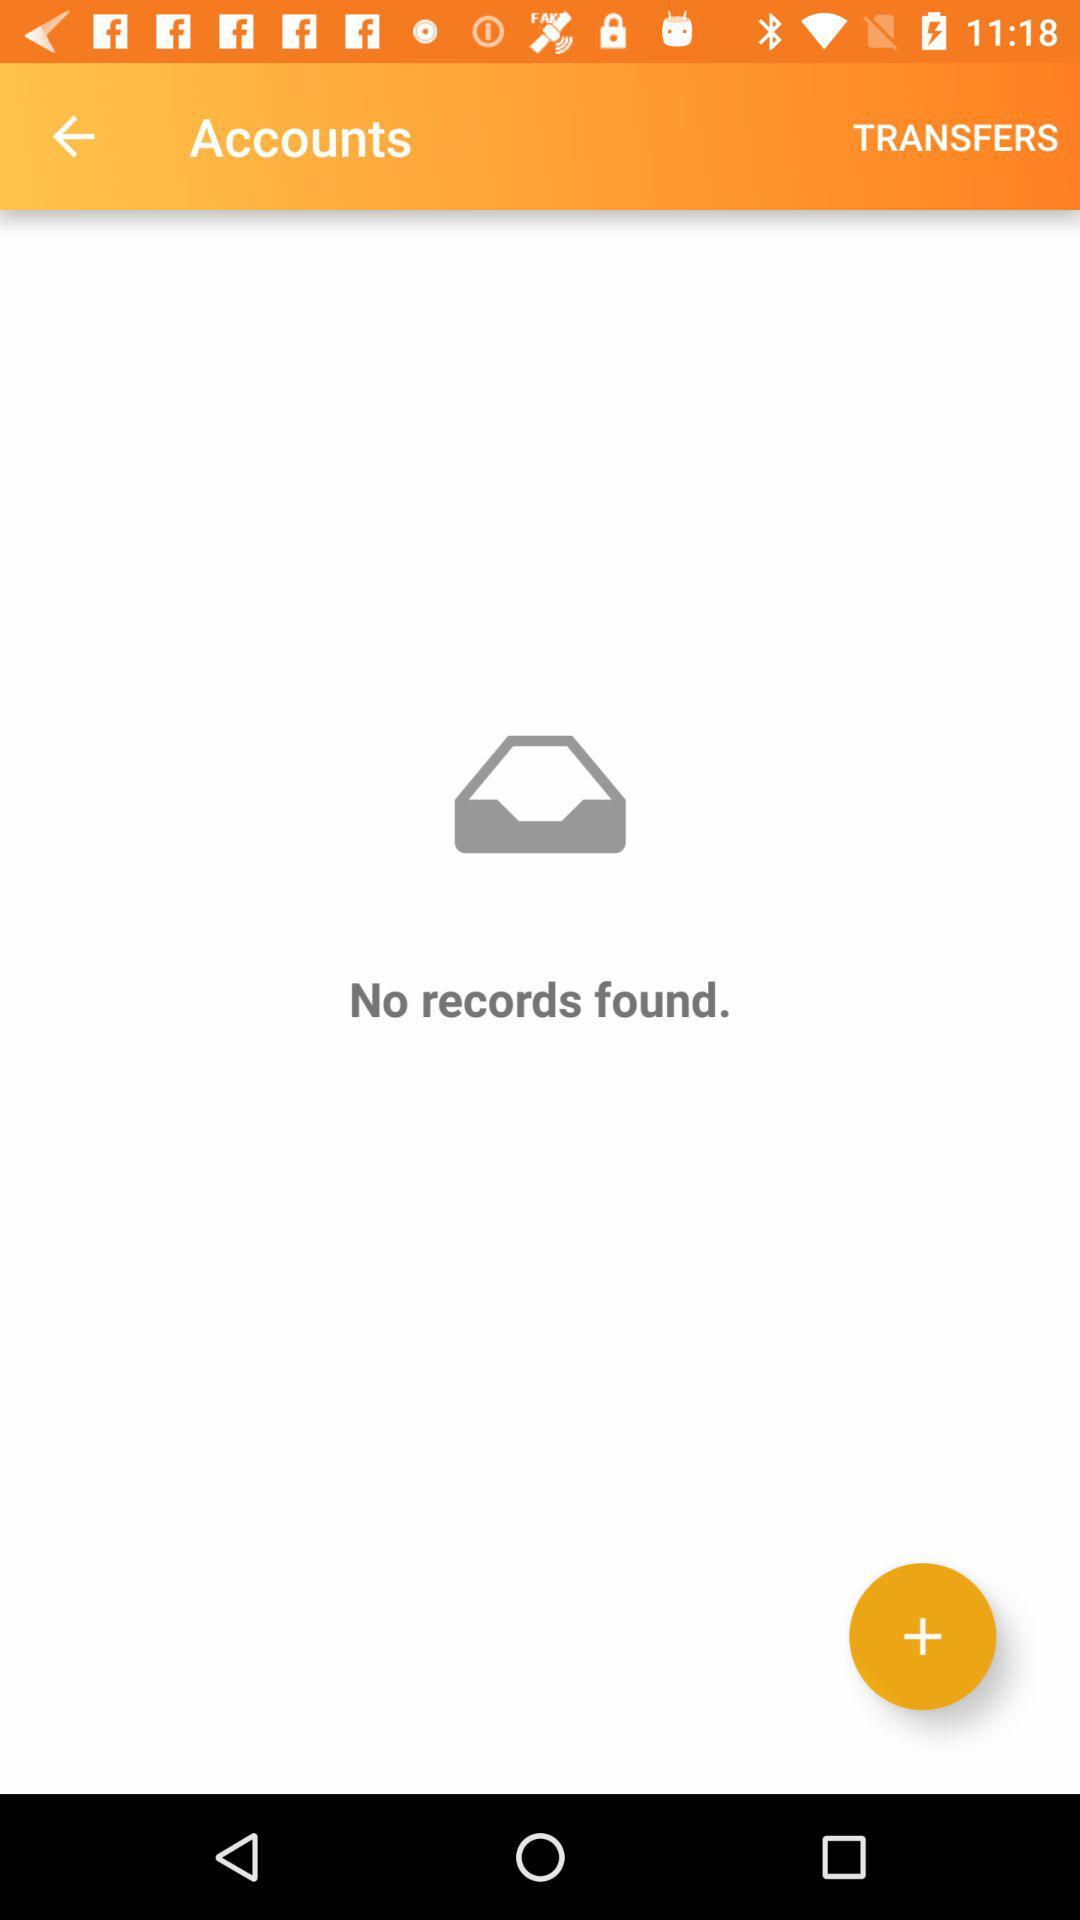 The width and height of the screenshot is (1080, 1920). I want to click on icon below the no records found. item, so click(922, 1636).